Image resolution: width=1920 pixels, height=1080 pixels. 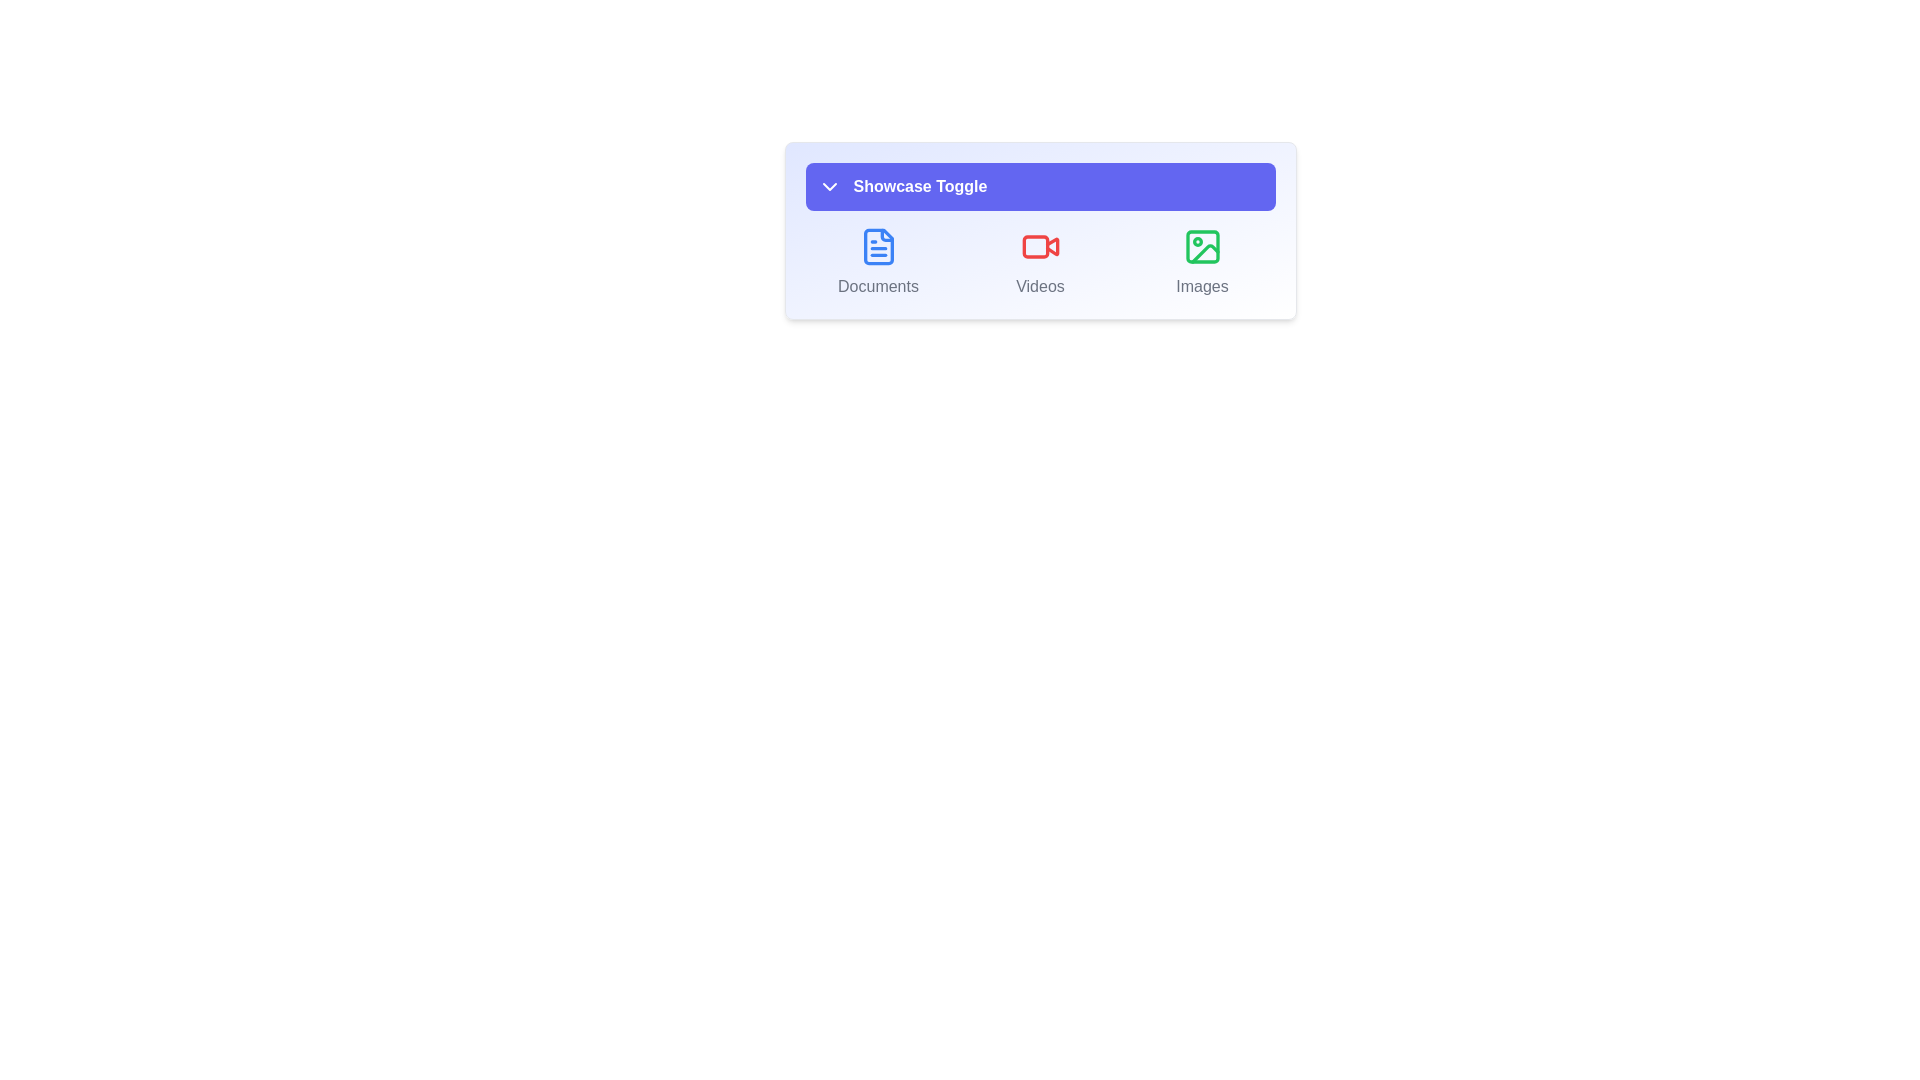 I want to click on the icons within the 'Showcase Toggle' card, which features a gradient background and includes 'Documents', 'Videos', and 'Images' items with respective icons, so click(x=1040, y=230).